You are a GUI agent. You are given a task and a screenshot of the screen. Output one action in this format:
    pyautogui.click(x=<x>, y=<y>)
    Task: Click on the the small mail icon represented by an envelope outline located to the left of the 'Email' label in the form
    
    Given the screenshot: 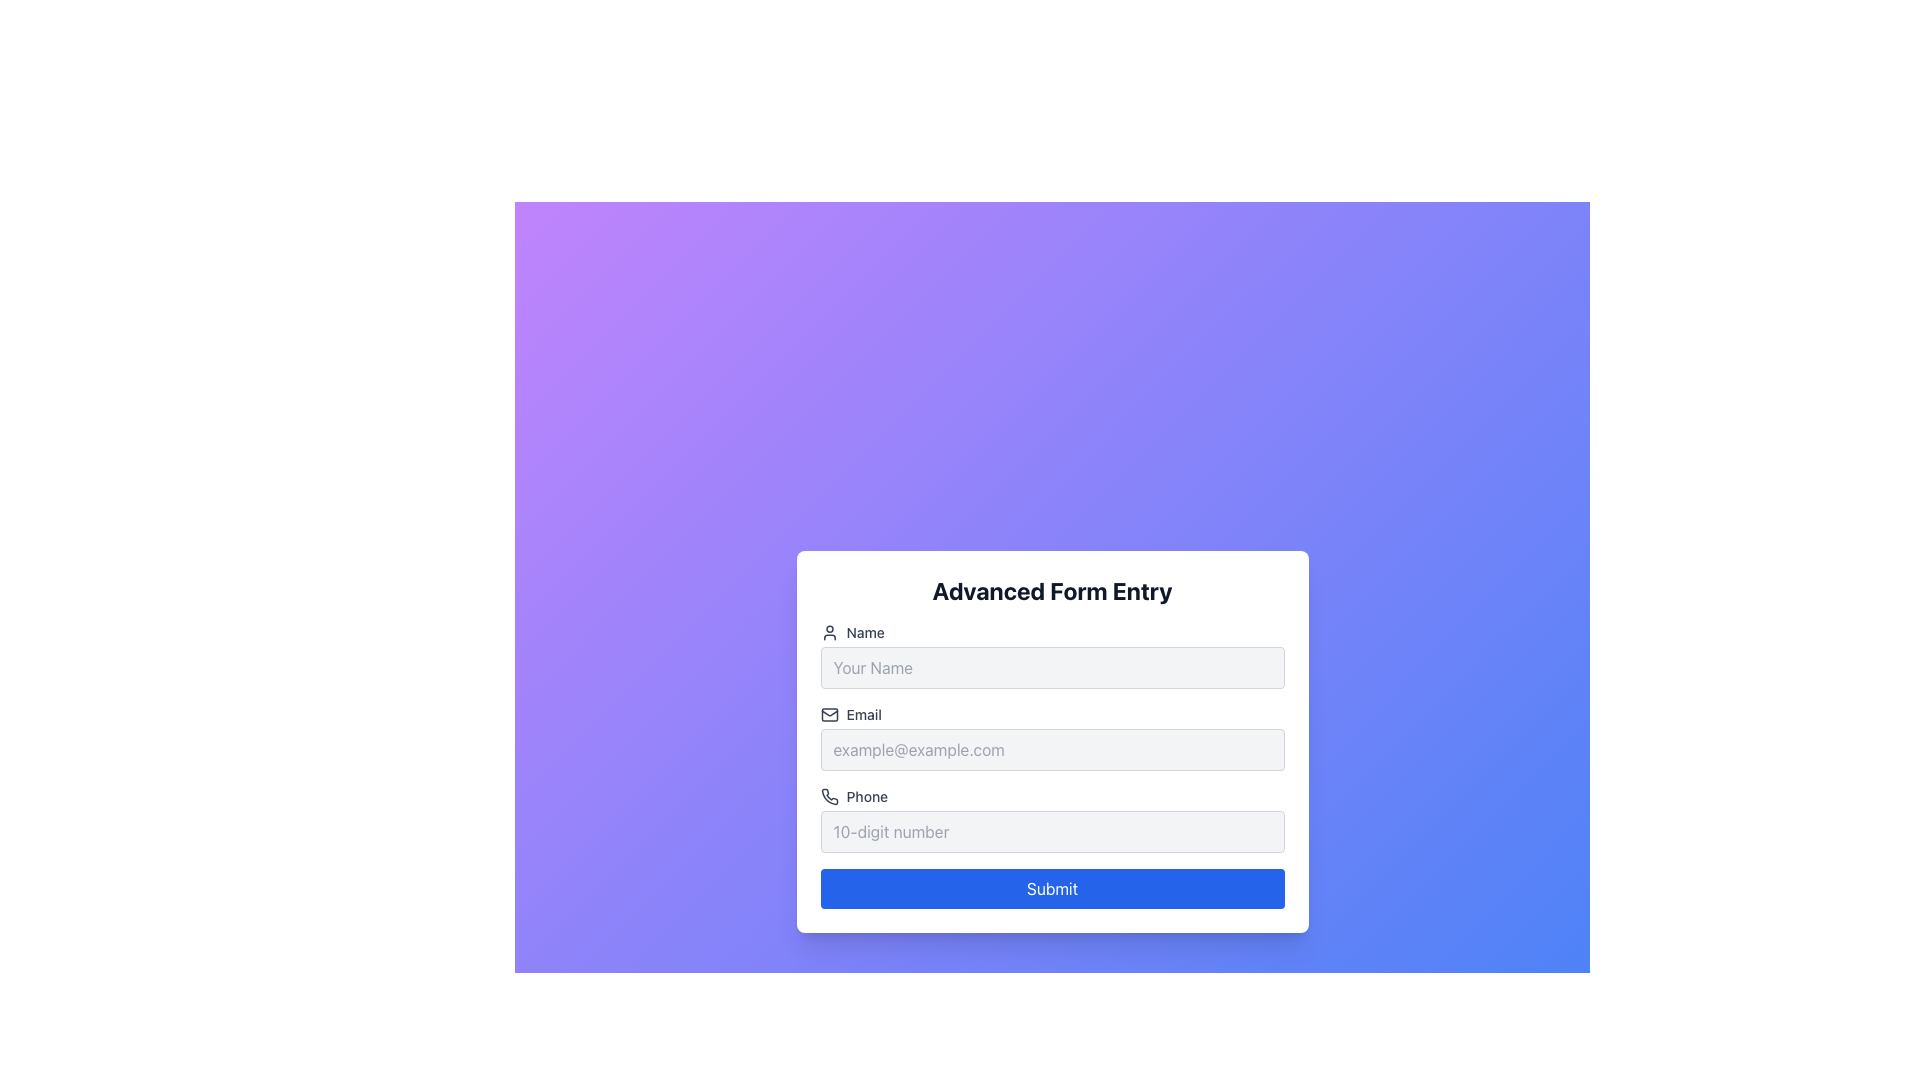 What is the action you would take?
    pyautogui.click(x=829, y=713)
    